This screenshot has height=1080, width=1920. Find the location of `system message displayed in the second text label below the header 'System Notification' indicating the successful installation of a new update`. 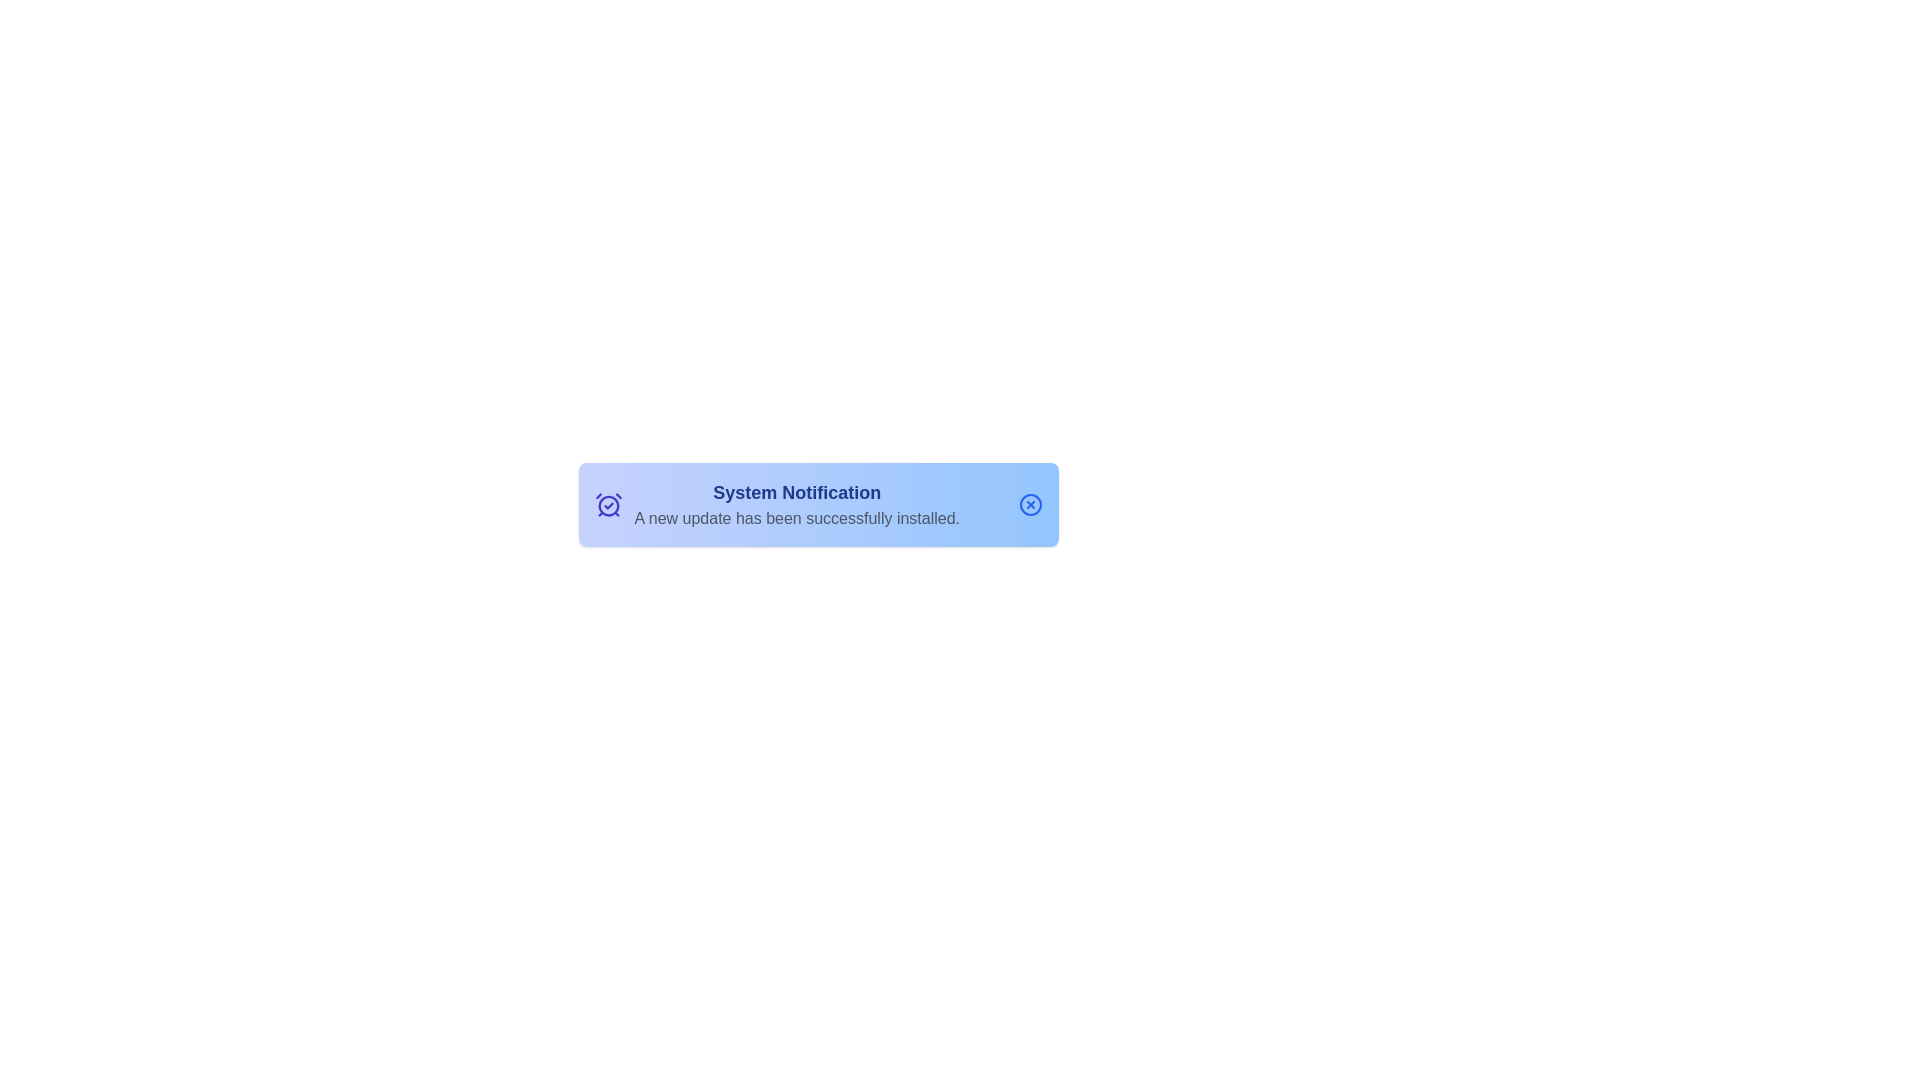

system message displayed in the second text label below the header 'System Notification' indicating the successful installation of a new update is located at coordinates (796, 518).